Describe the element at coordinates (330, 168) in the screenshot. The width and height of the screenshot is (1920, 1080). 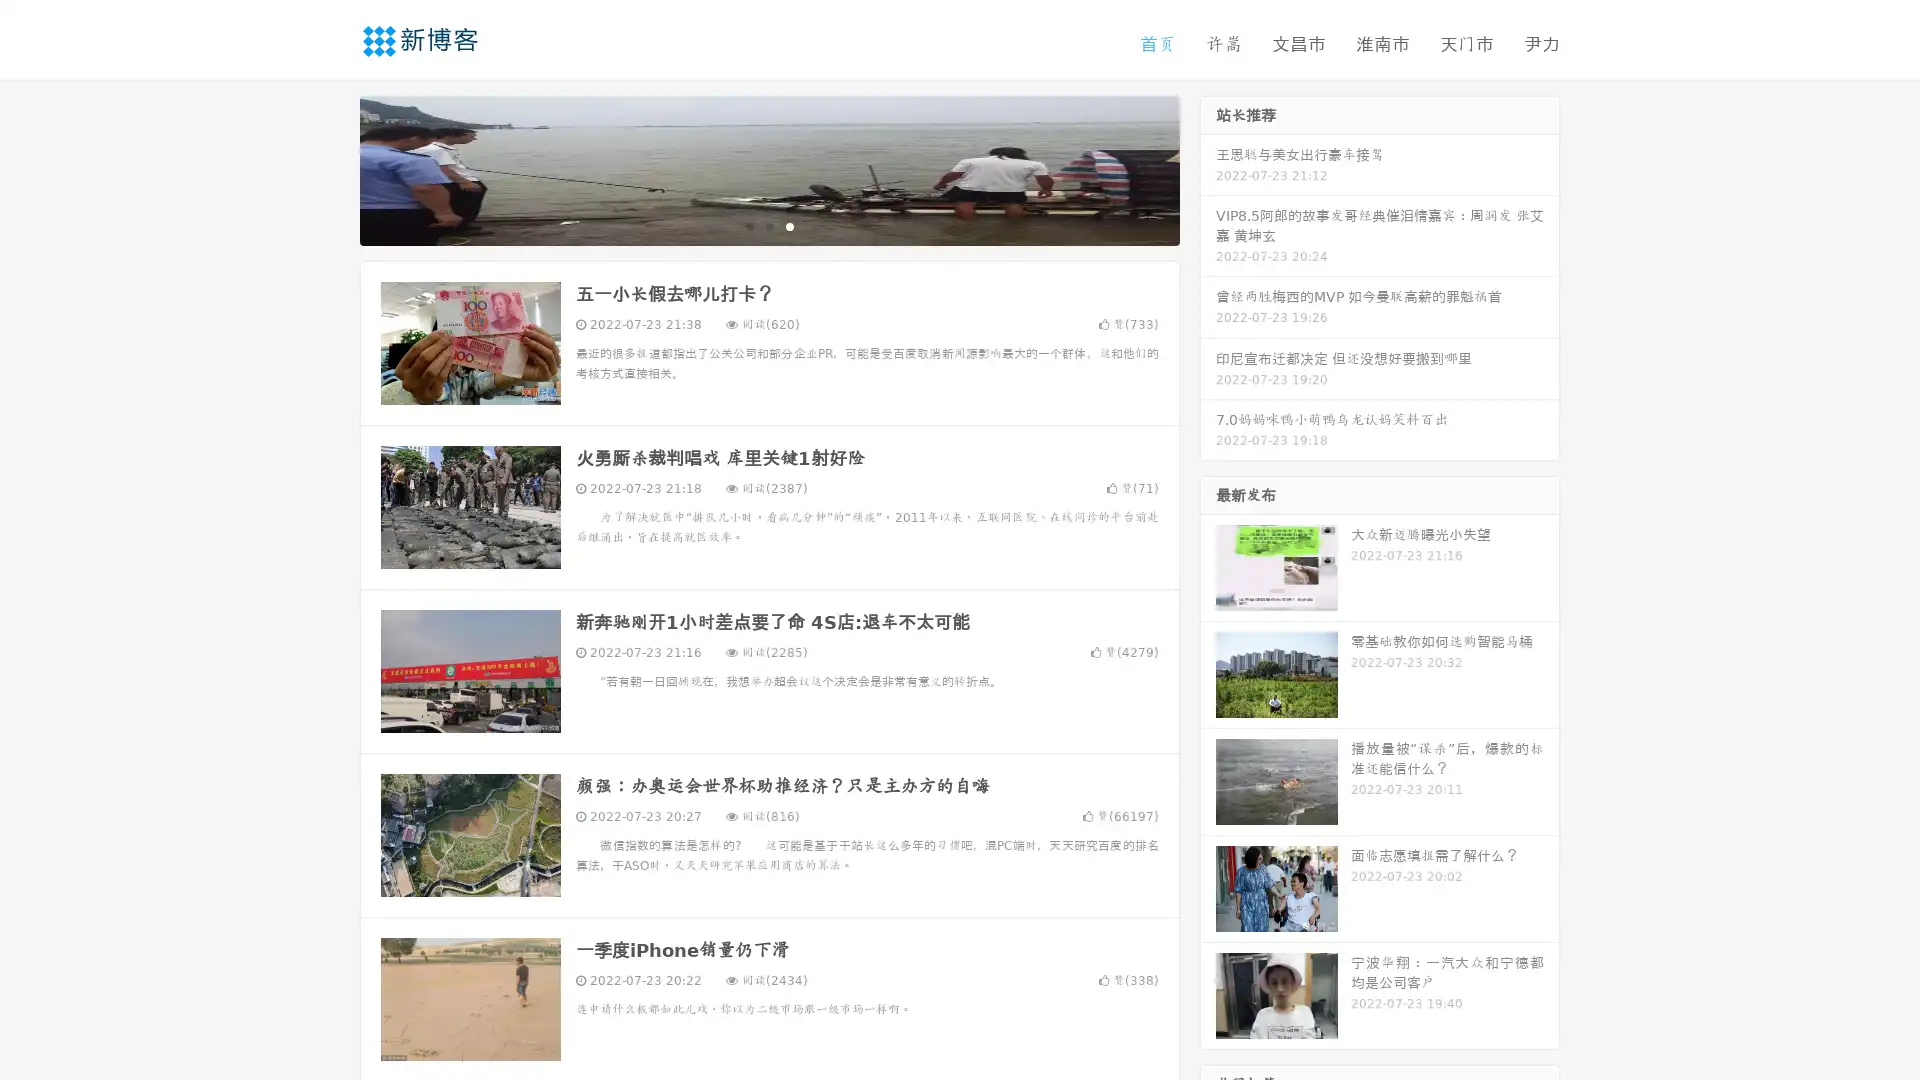
I see `Previous slide` at that location.